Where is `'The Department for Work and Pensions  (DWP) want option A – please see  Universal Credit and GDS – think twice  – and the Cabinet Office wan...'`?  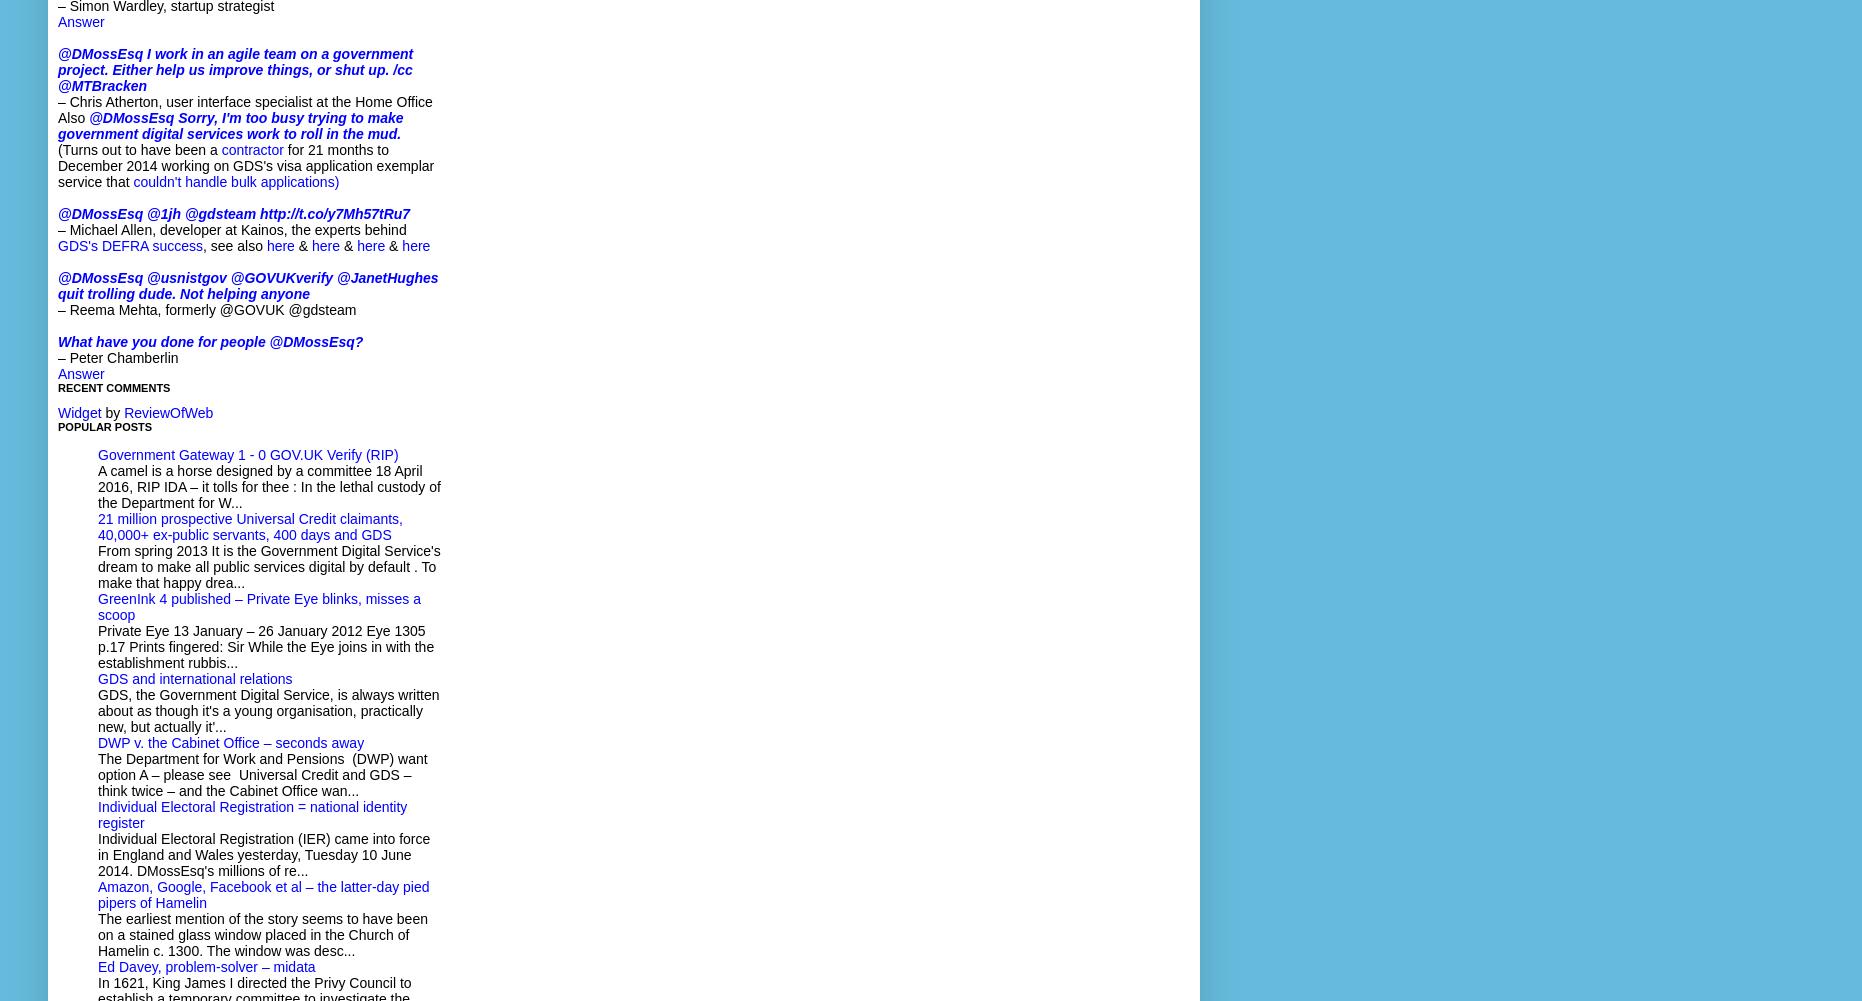 'The Department for Work and Pensions  (DWP) want option A – please see  Universal Credit and GDS – think twice  – and the Cabinet Office wan...' is located at coordinates (262, 774).